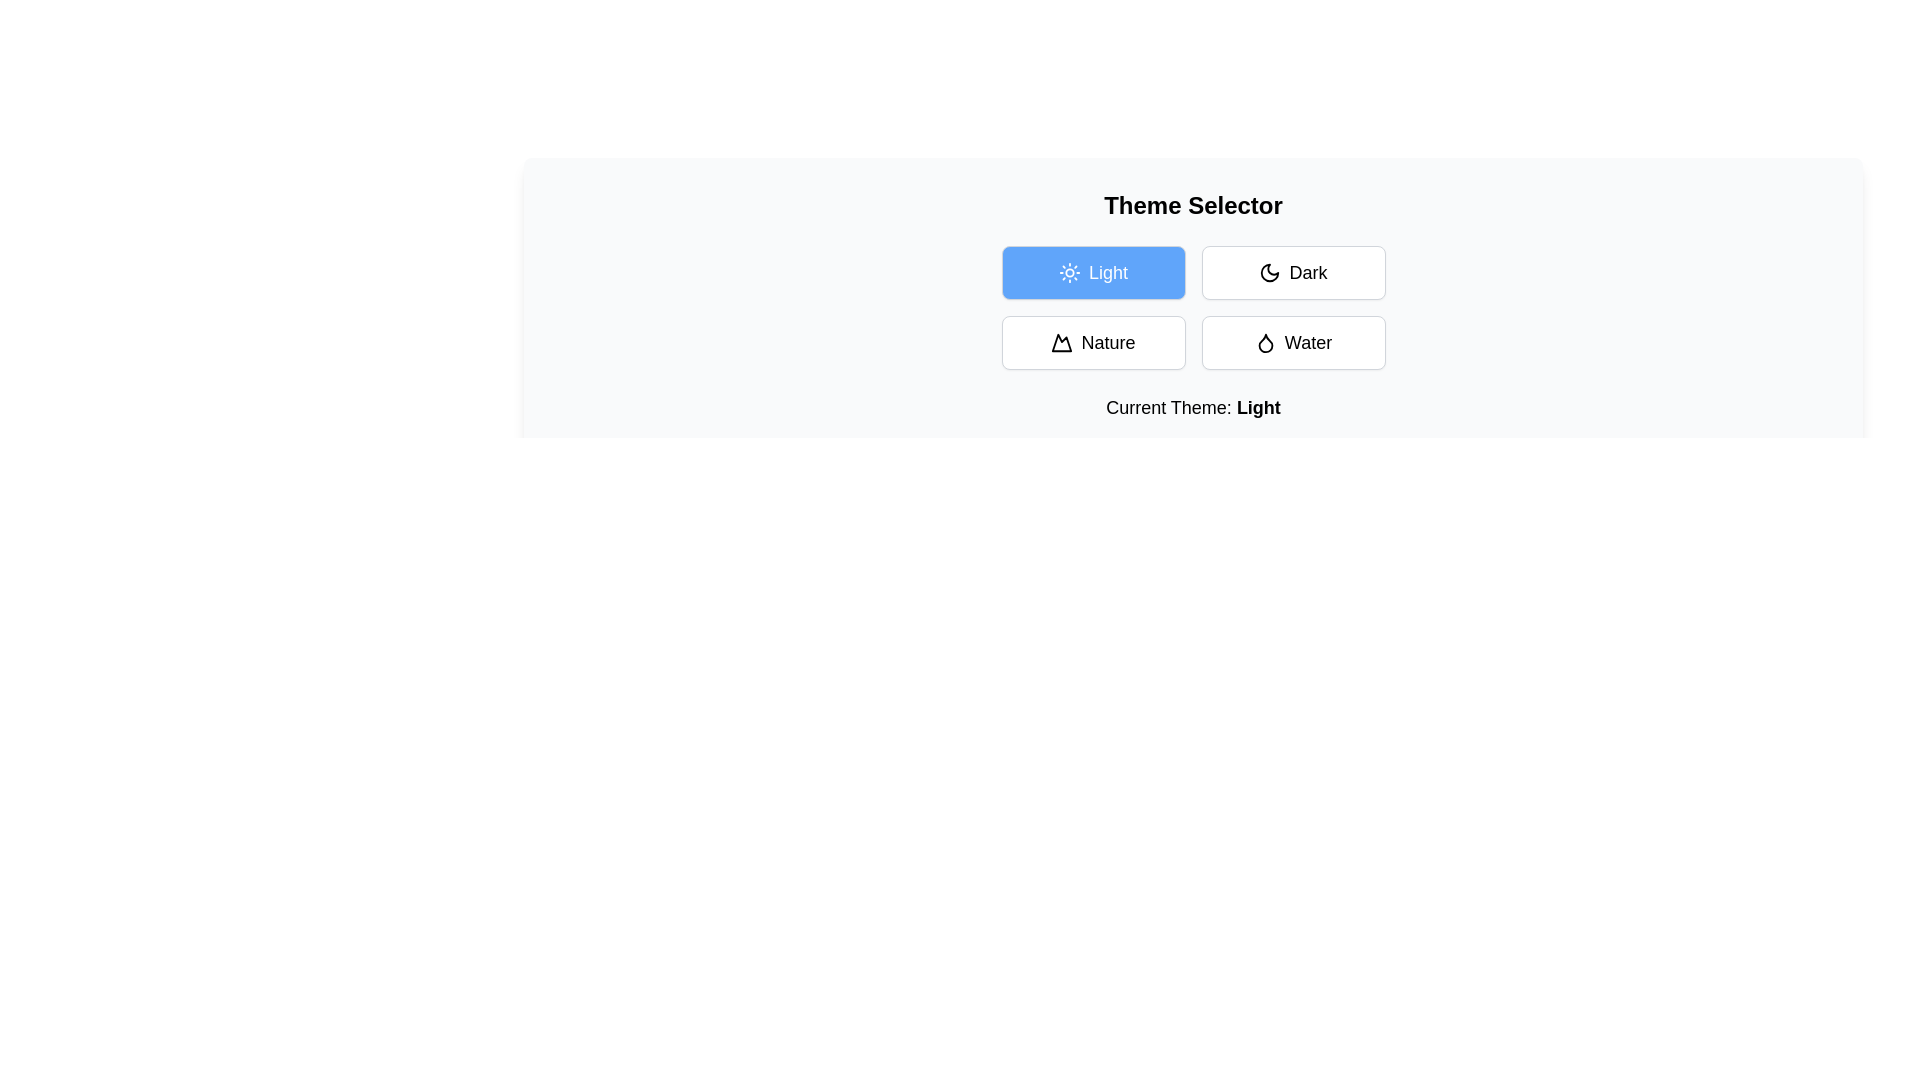 The width and height of the screenshot is (1920, 1080). Describe the element at coordinates (1264, 342) in the screenshot. I see `the 'Water' theme icon located to the left of the 'Water' text in the Theme Selector button group` at that location.